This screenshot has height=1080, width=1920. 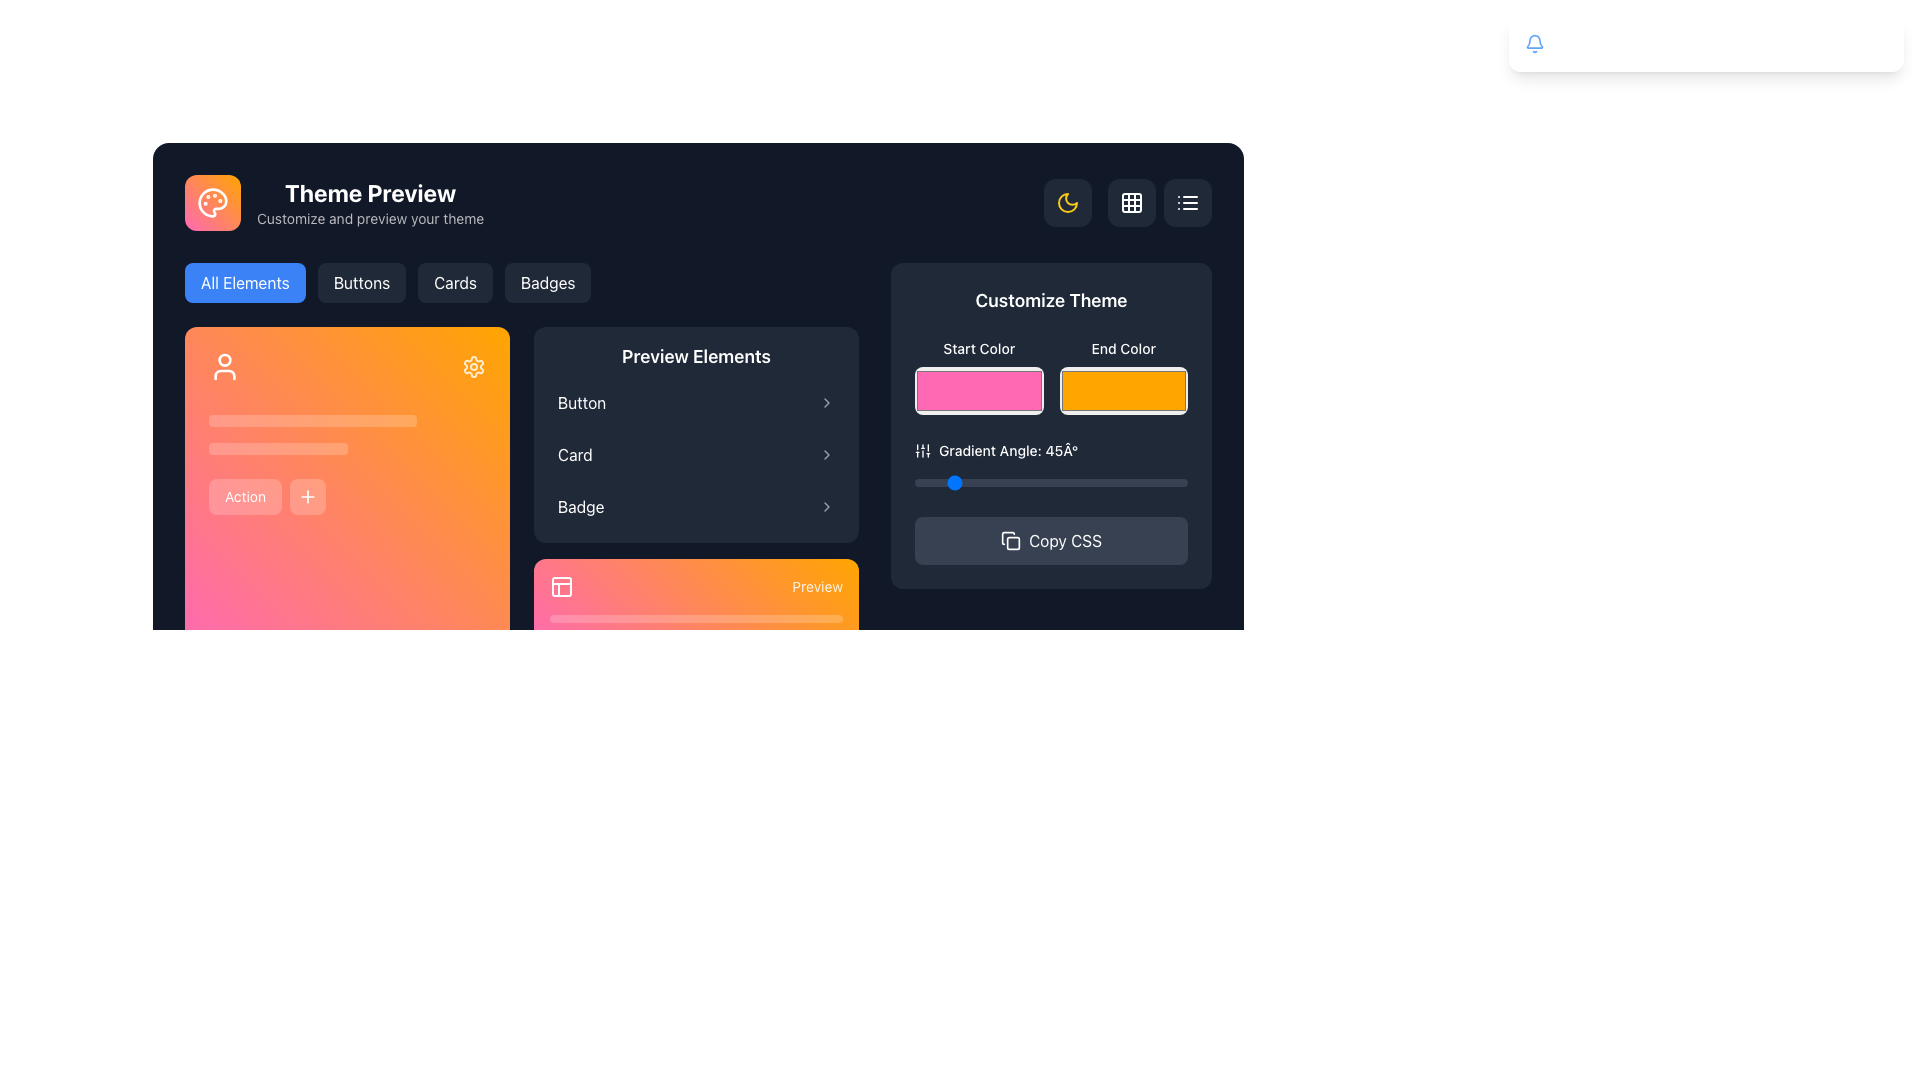 What do you see at coordinates (212, 203) in the screenshot?
I see `the central SVG vector graphic resembling a palette` at bounding box center [212, 203].